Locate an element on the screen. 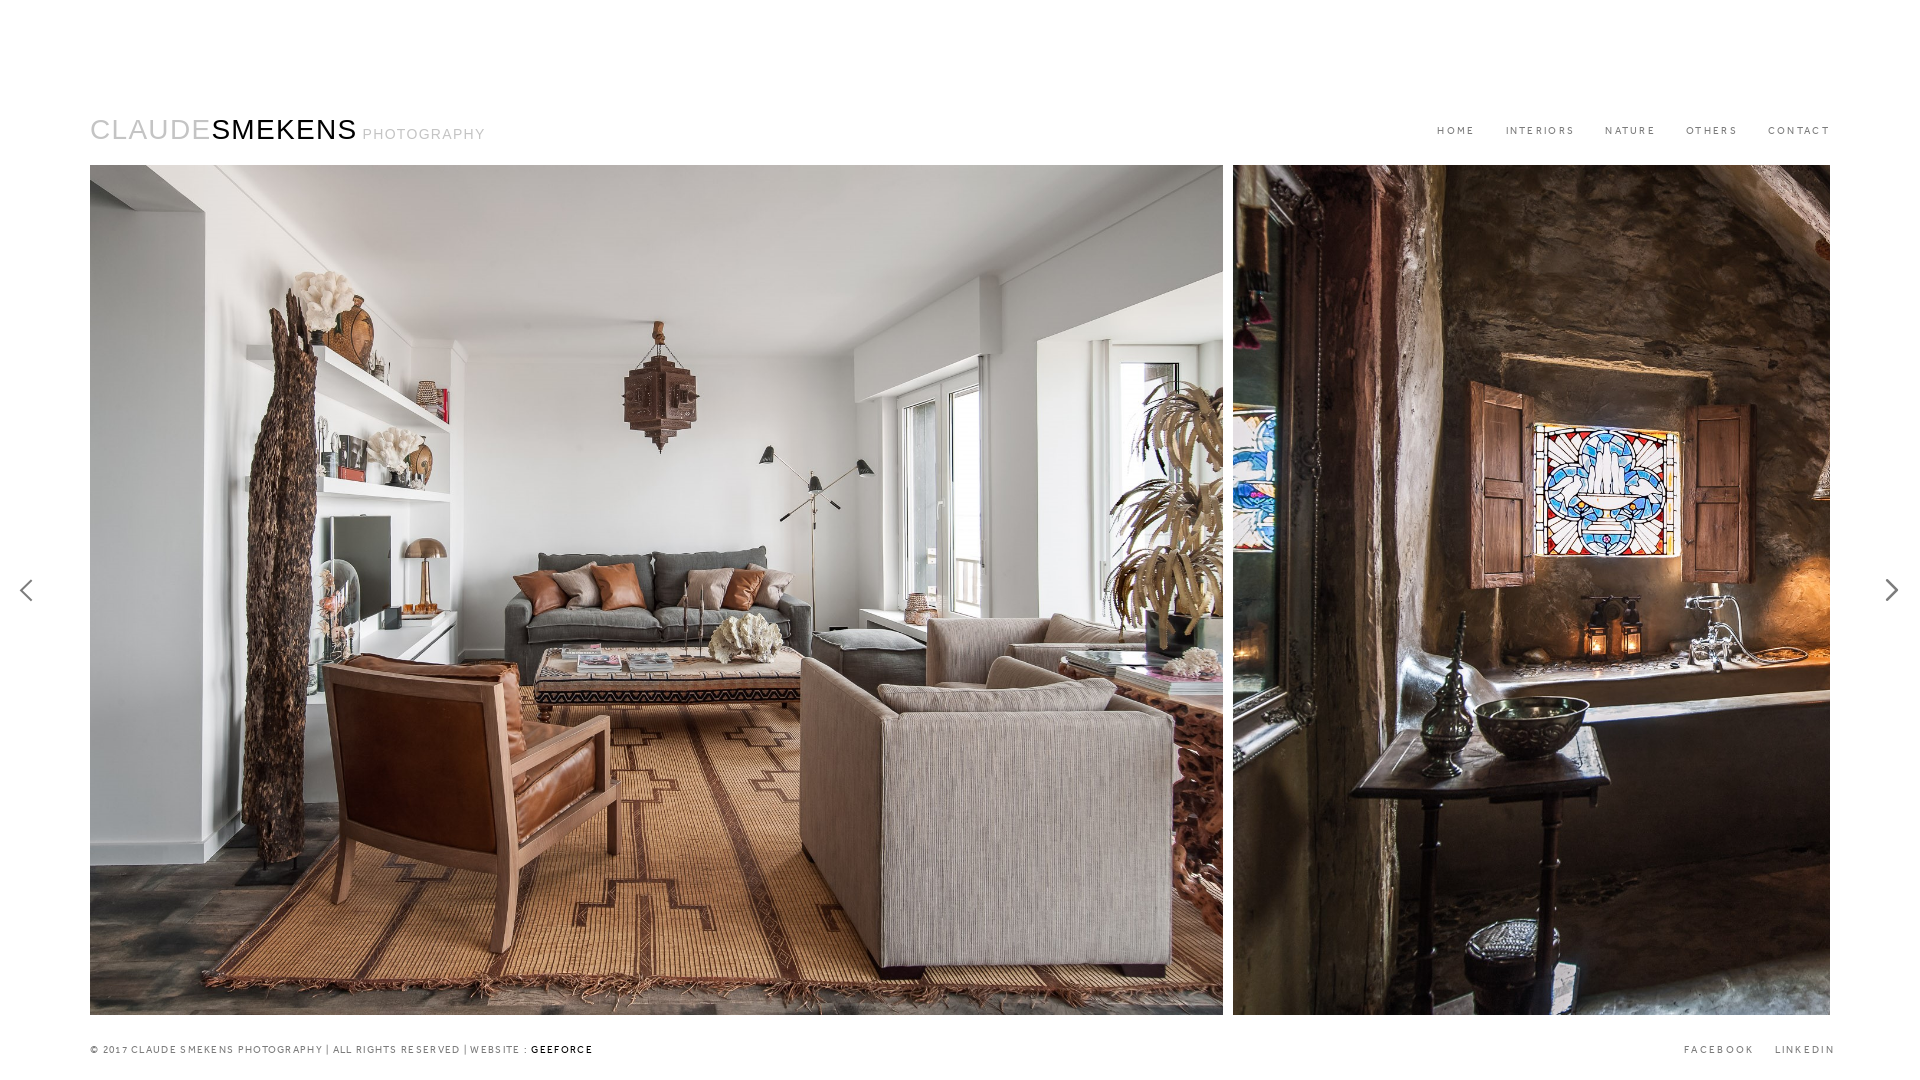 This screenshot has width=1920, height=1080. 'OTHERS' is located at coordinates (1711, 131).